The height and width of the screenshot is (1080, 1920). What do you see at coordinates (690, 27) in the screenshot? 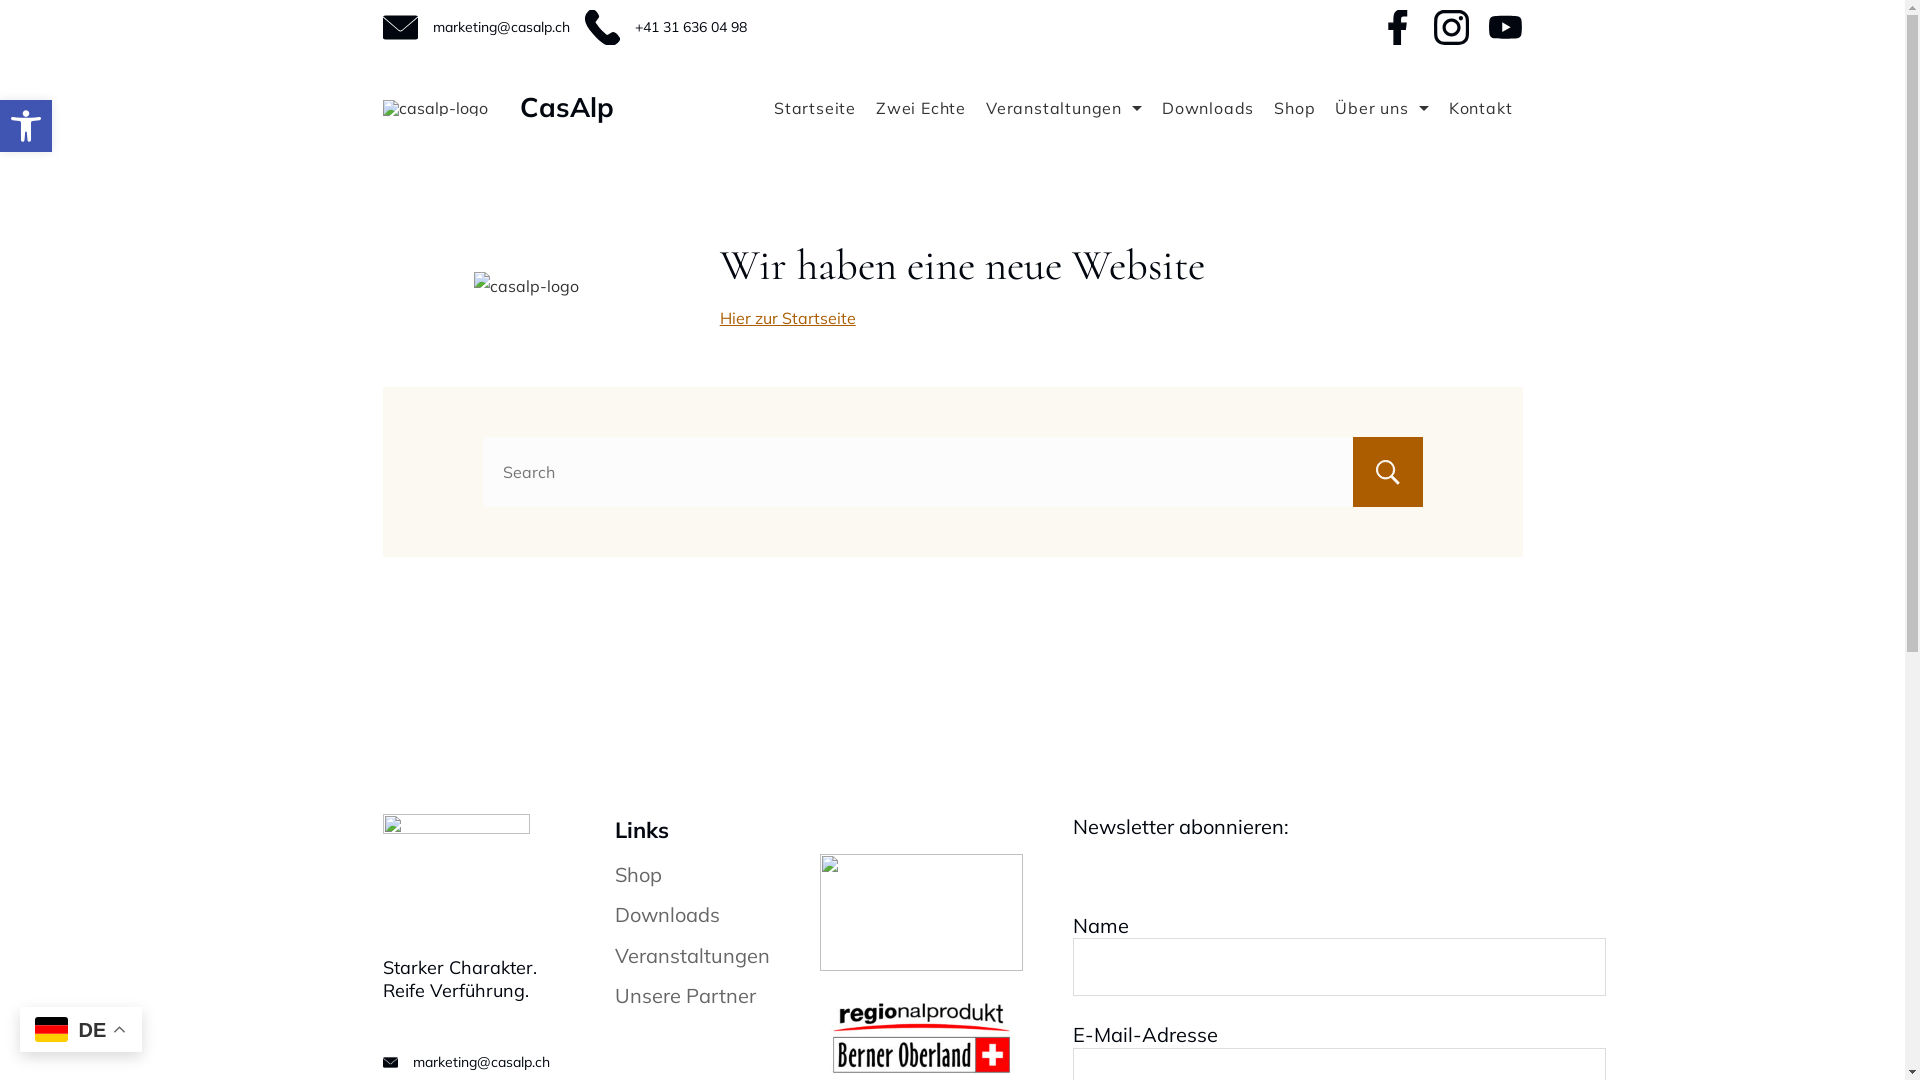
I see `'+41 31 636 04 98'` at bounding box center [690, 27].